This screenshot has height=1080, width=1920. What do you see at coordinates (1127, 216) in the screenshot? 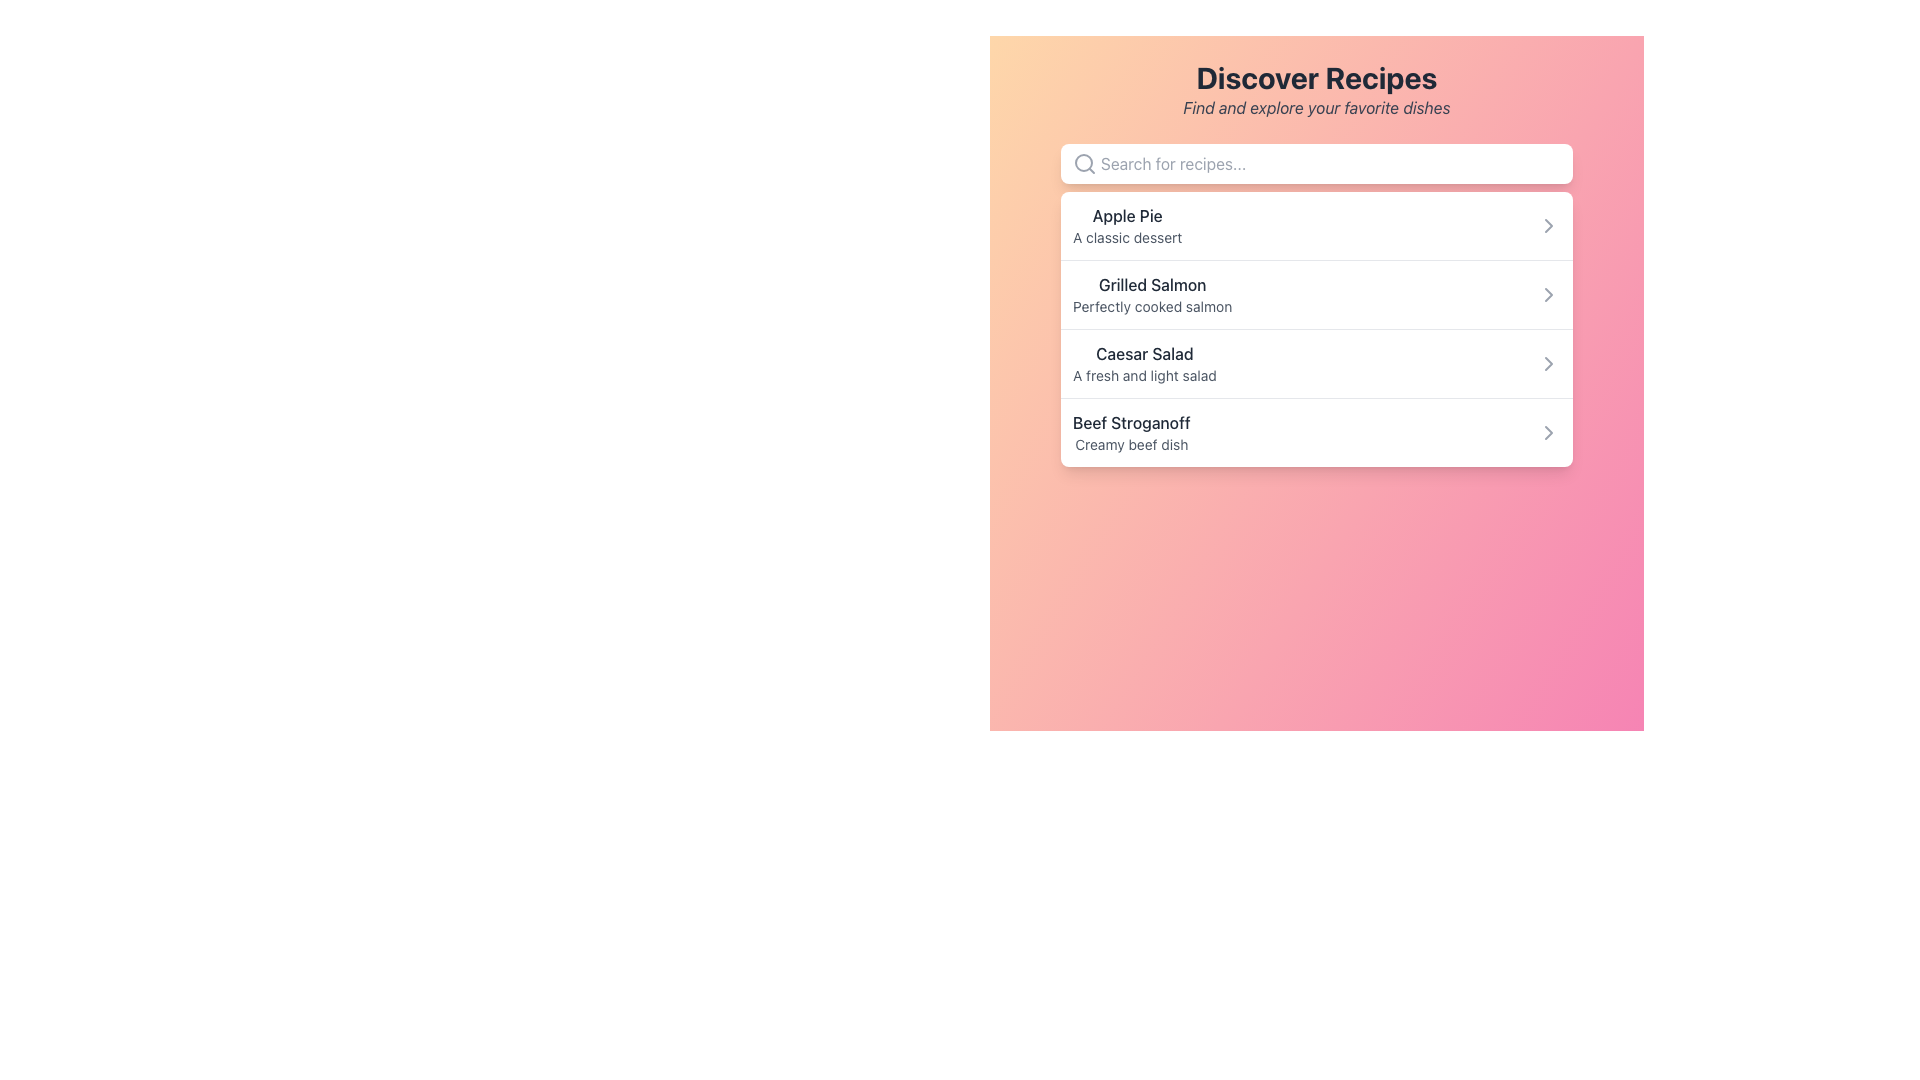
I see `the Text Label that serves as the title for the recipe, positioned at the top left of the recipe card` at bounding box center [1127, 216].